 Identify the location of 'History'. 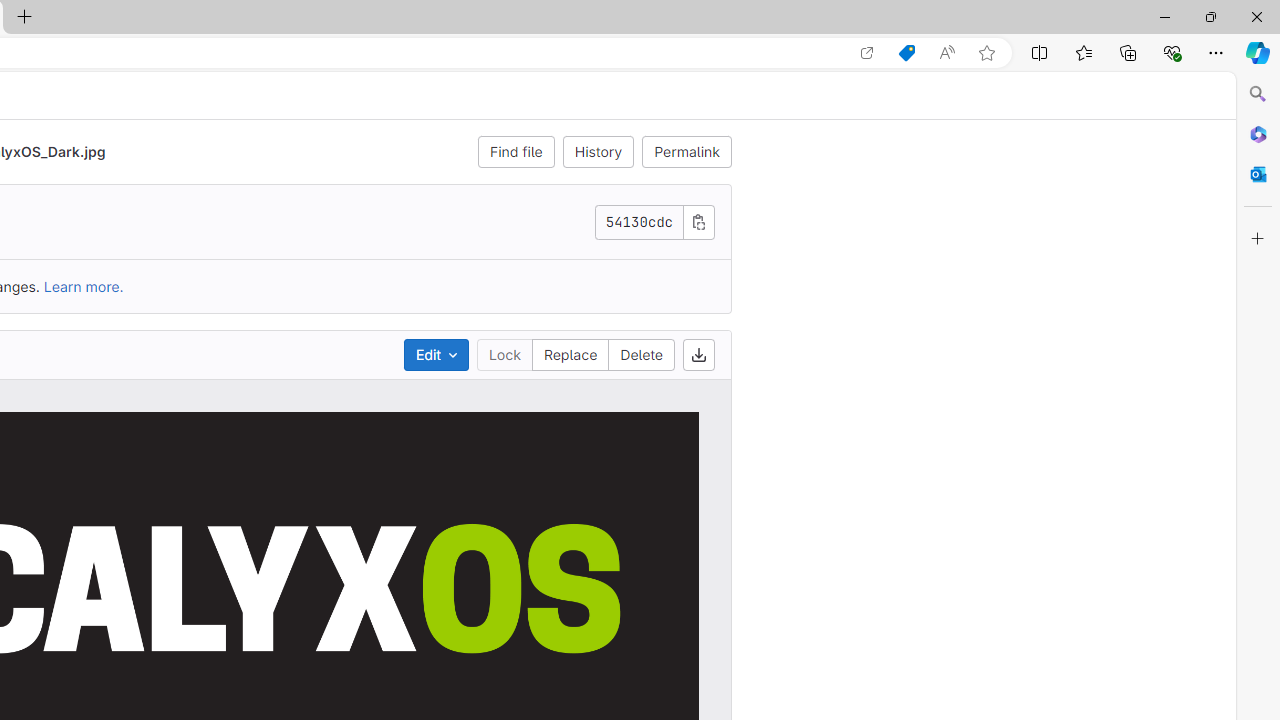
(597, 150).